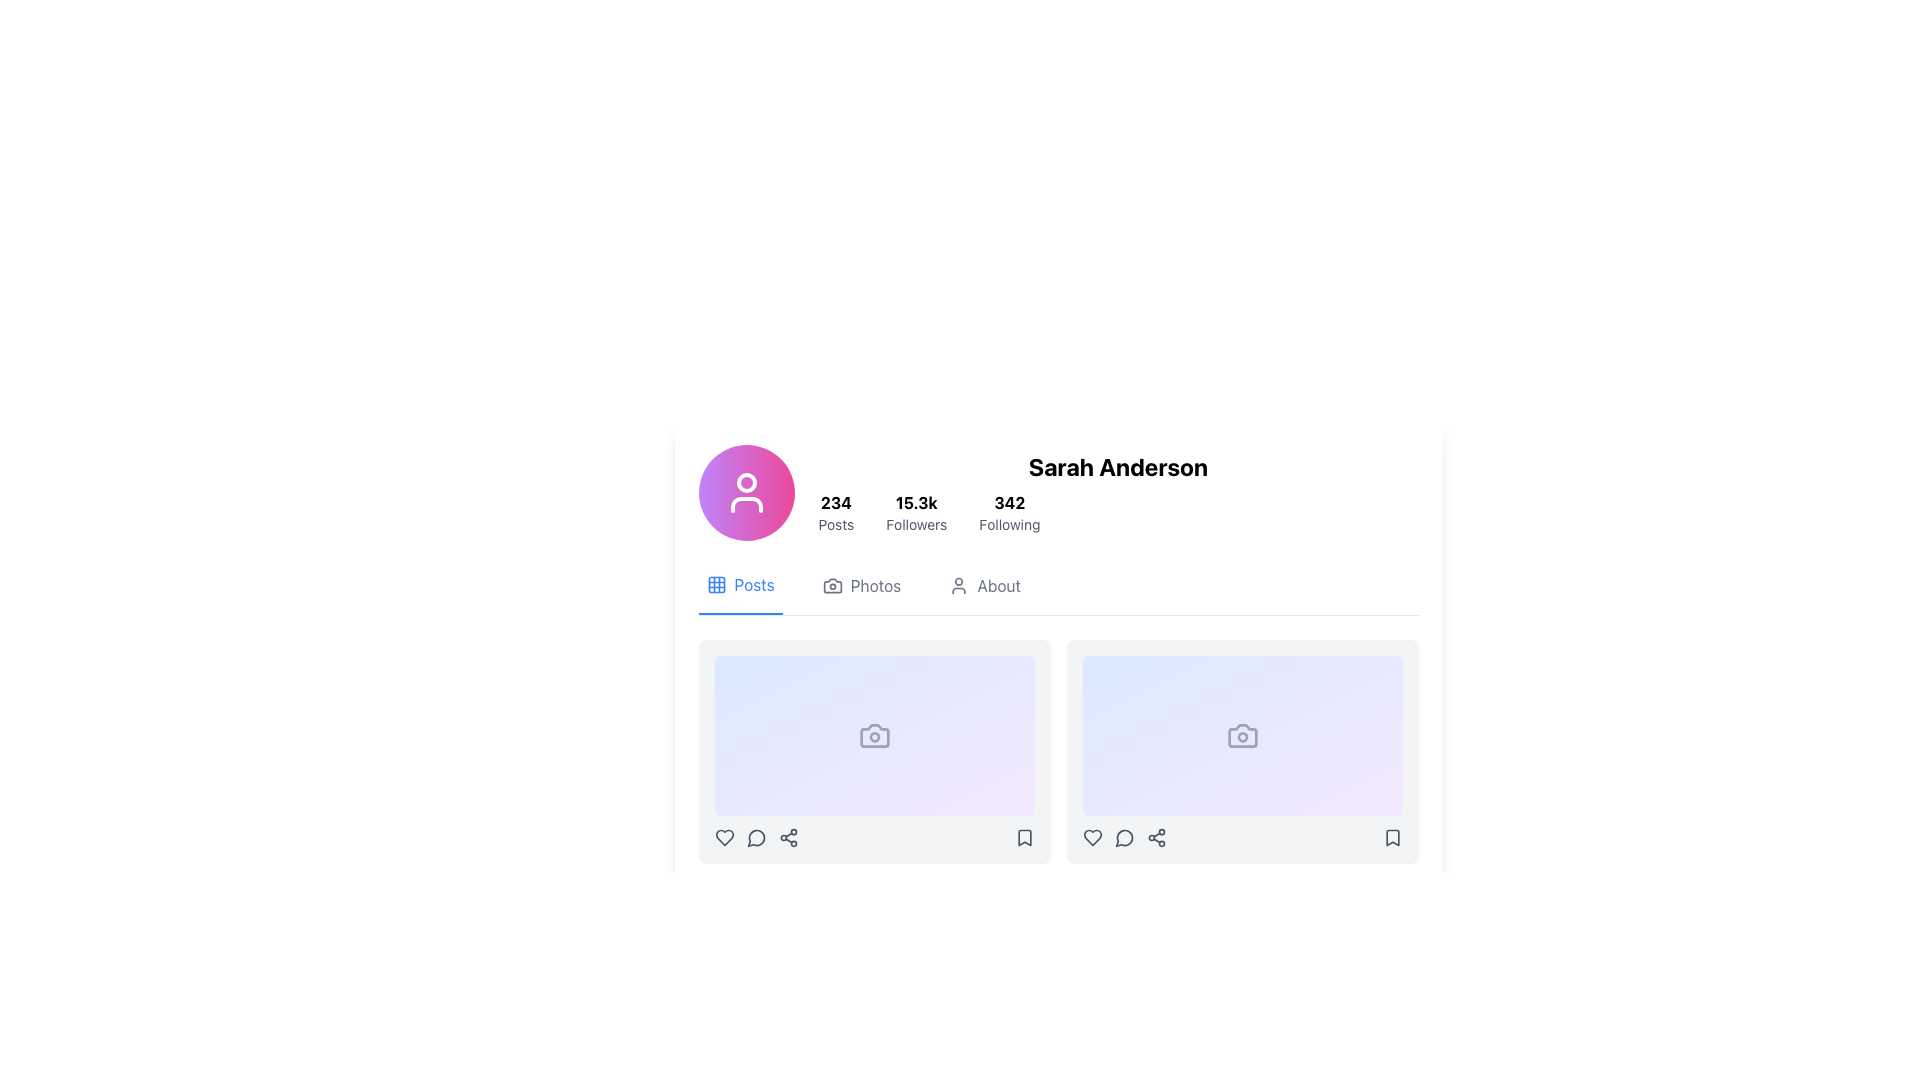  Describe the element at coordinates (958, 585) in the screenshot. I see `the design of the user silhouette icon, which is a dark gray outlined icon consisting of a circular head and a semicircular torso, located to the left of the 'About' label` at that location.